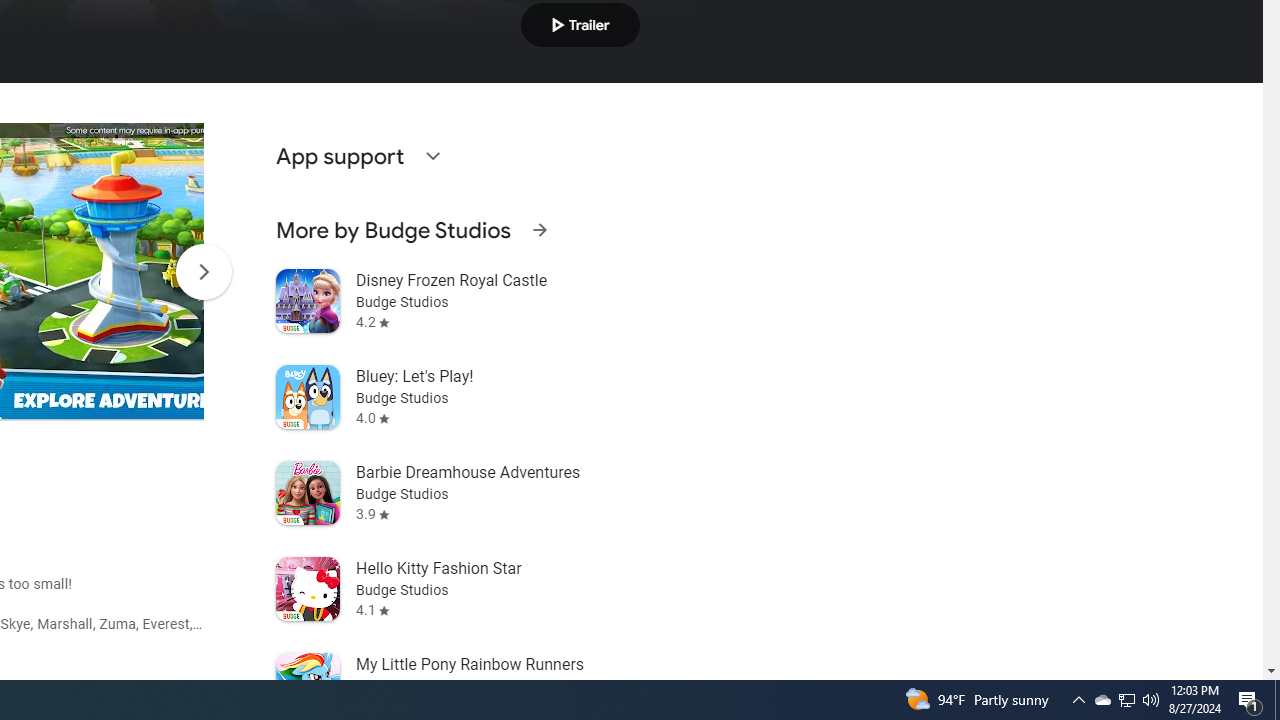 This screenshot has width=1280, height=720. I want to click on 'Play trailer', so click(579, 24).